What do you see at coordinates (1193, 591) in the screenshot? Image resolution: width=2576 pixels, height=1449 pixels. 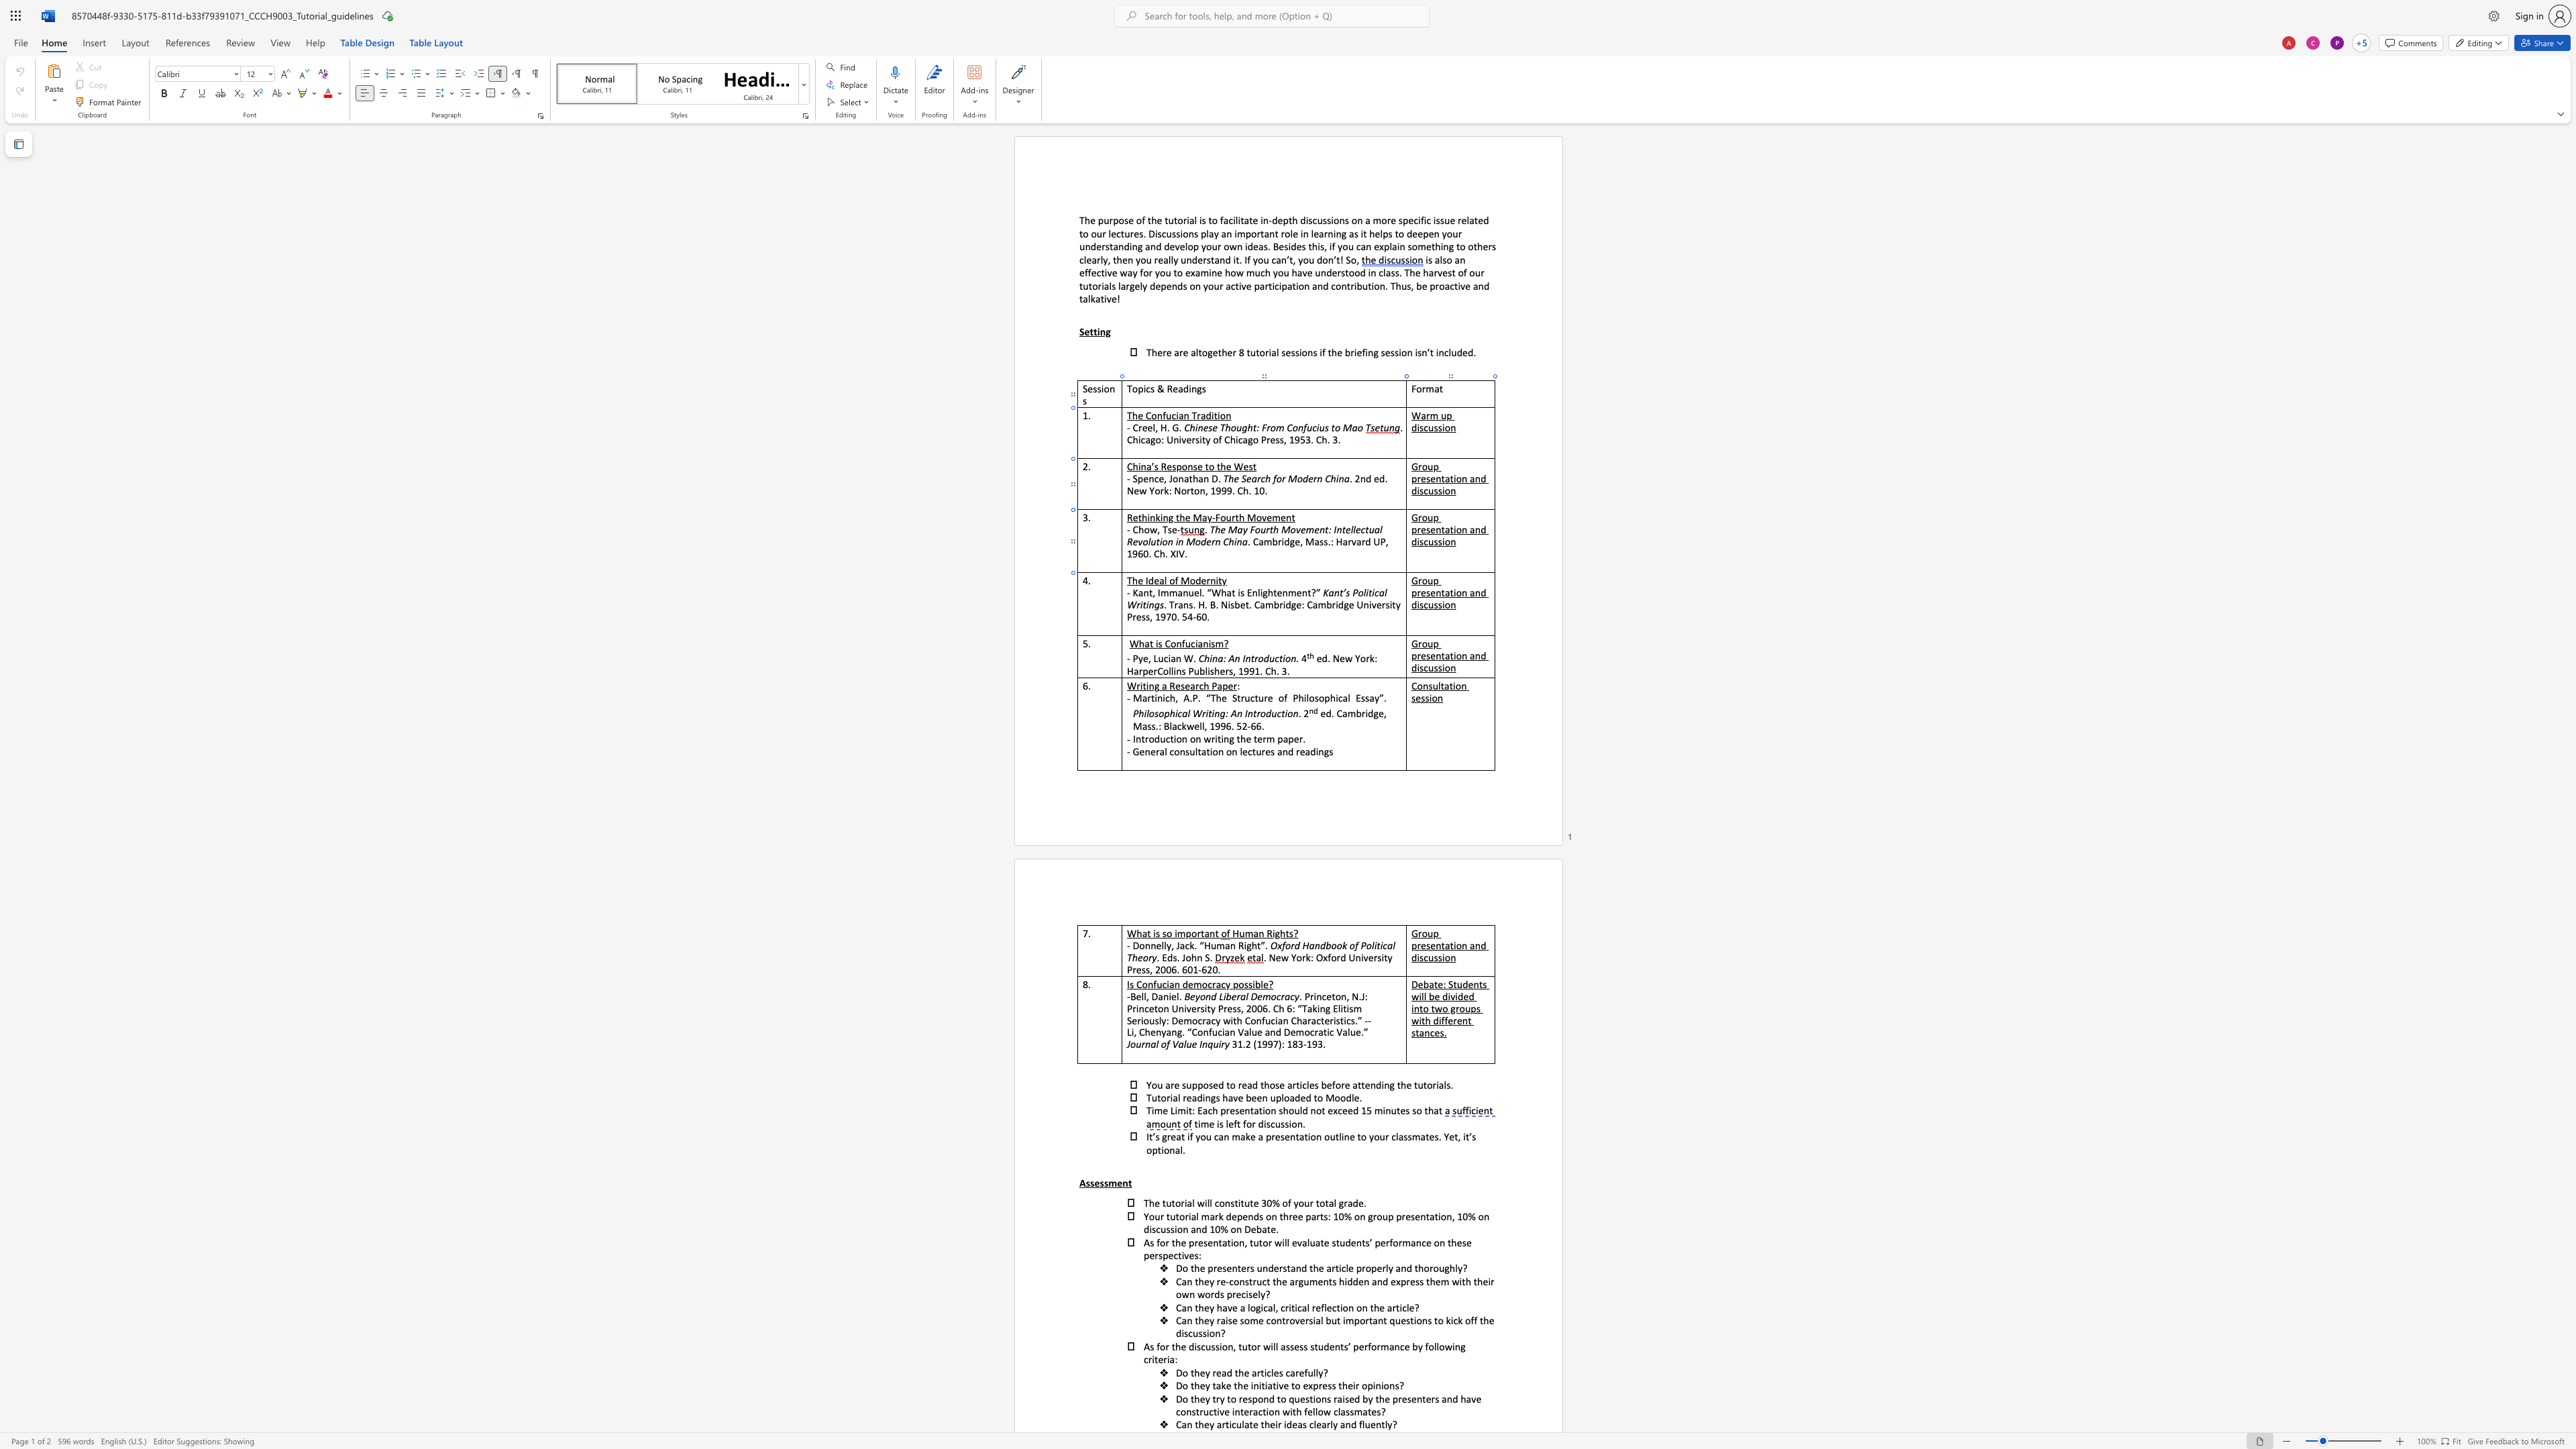 I see `the space between the continuous character "u" and "e" in the text` at bounding box center [1193, 591].